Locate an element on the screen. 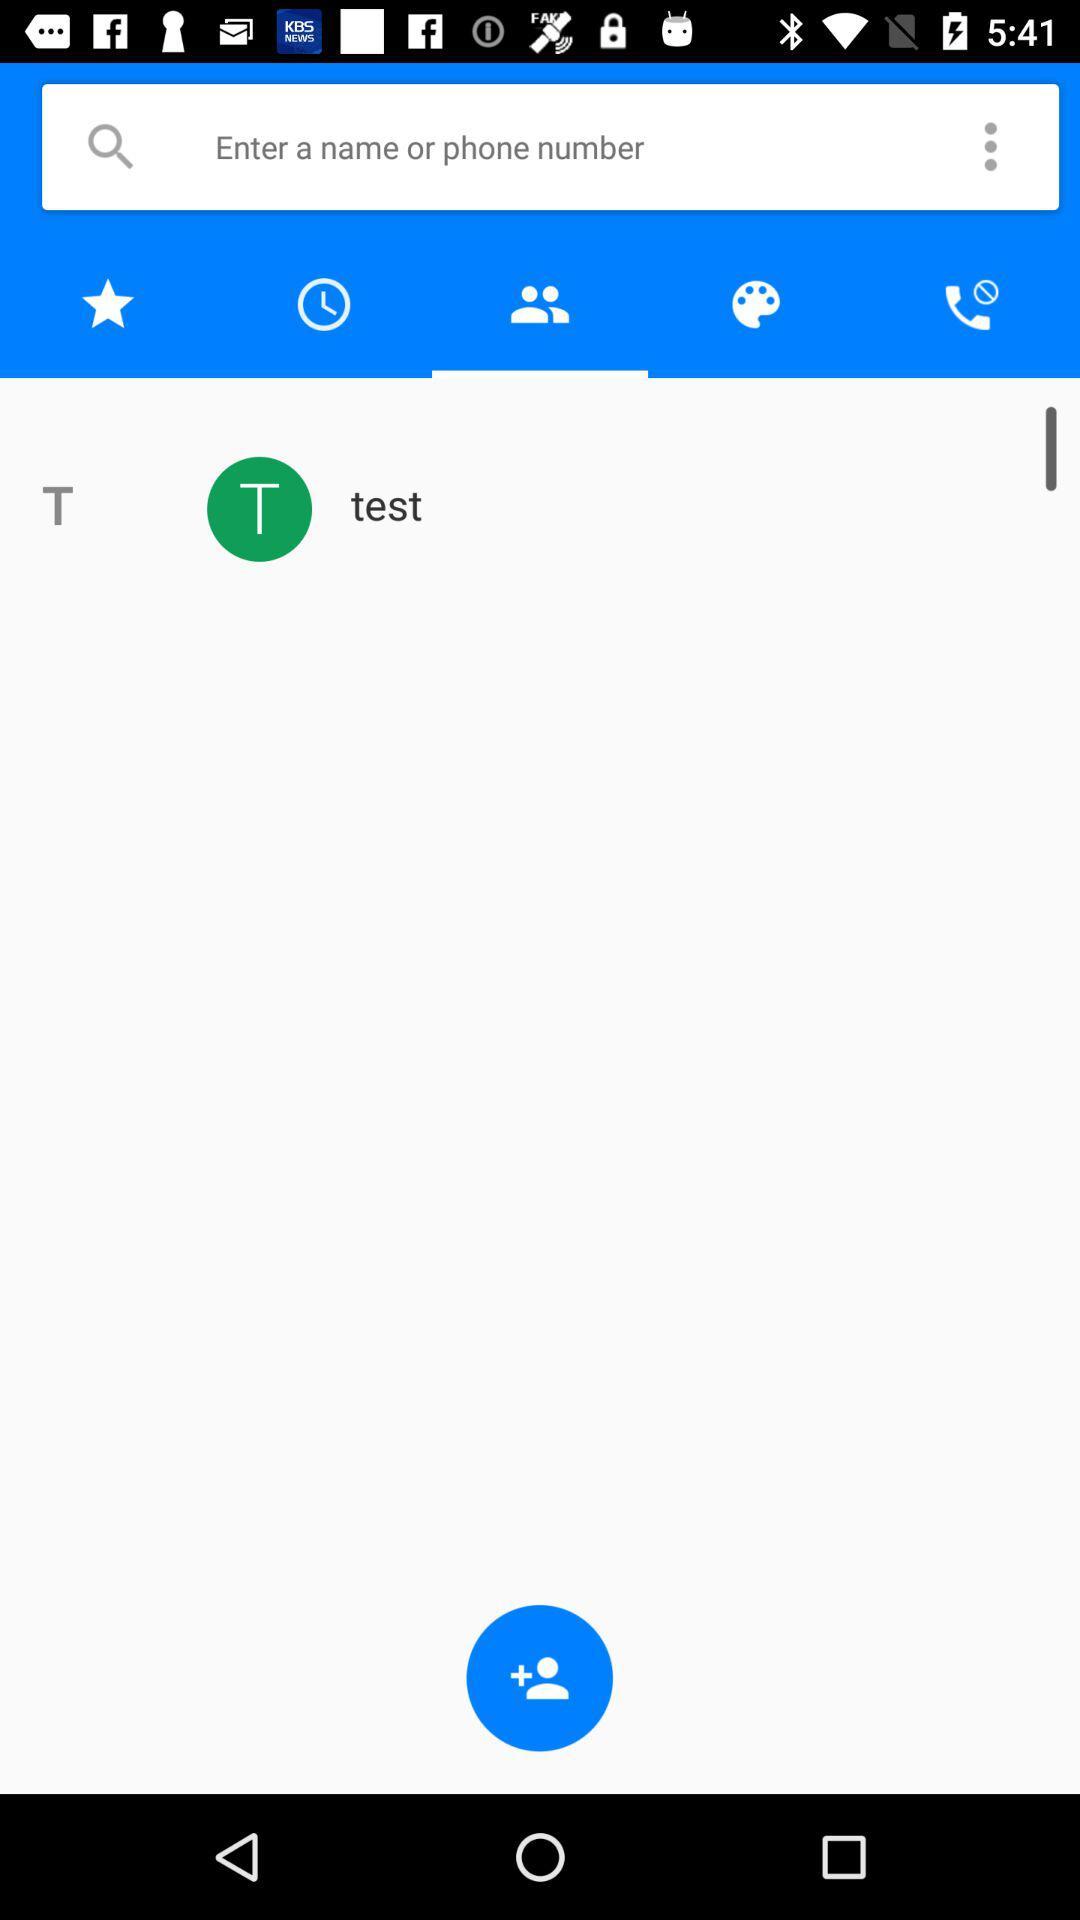 The height and width of the screenshot is (1920, 1080). history is located at coordinates (323, 303).